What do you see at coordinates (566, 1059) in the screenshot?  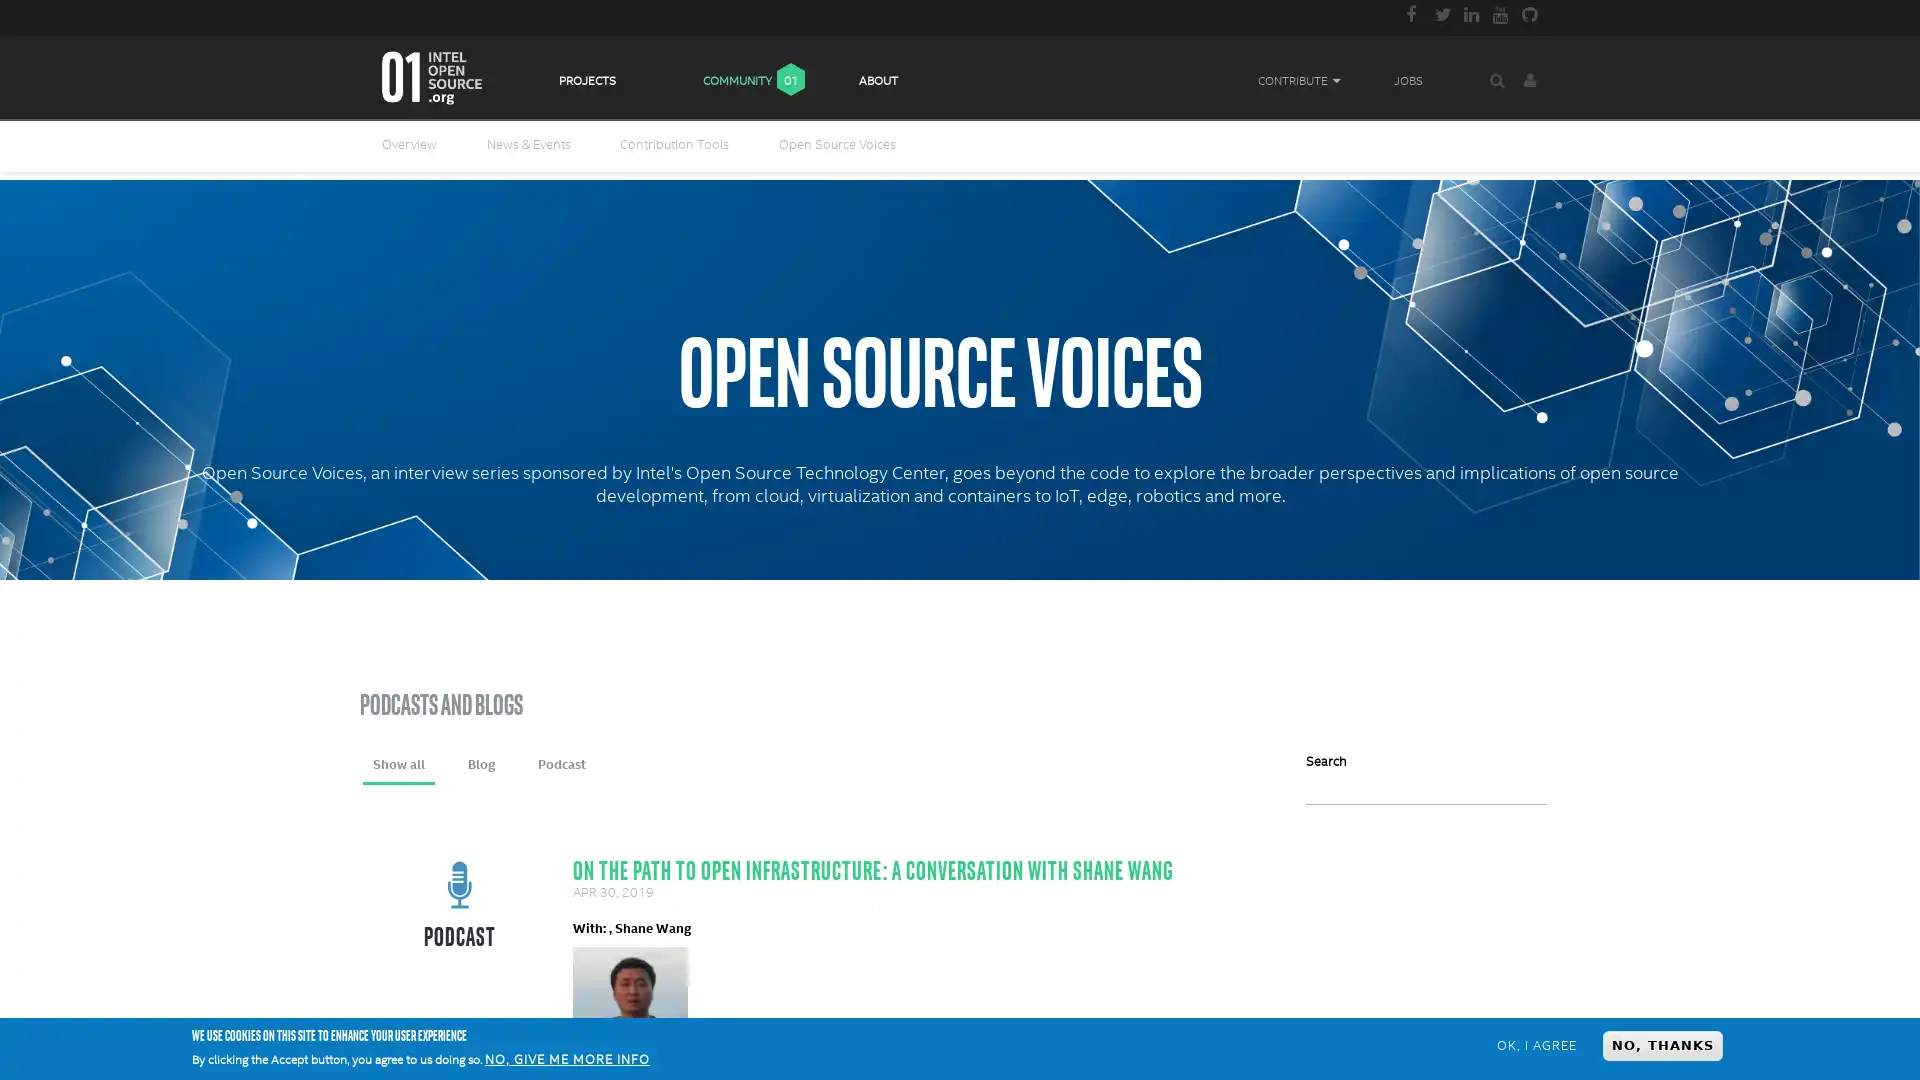 I see `NO, GIVE ME MORE INFO` at bounding box center [566, 1059].